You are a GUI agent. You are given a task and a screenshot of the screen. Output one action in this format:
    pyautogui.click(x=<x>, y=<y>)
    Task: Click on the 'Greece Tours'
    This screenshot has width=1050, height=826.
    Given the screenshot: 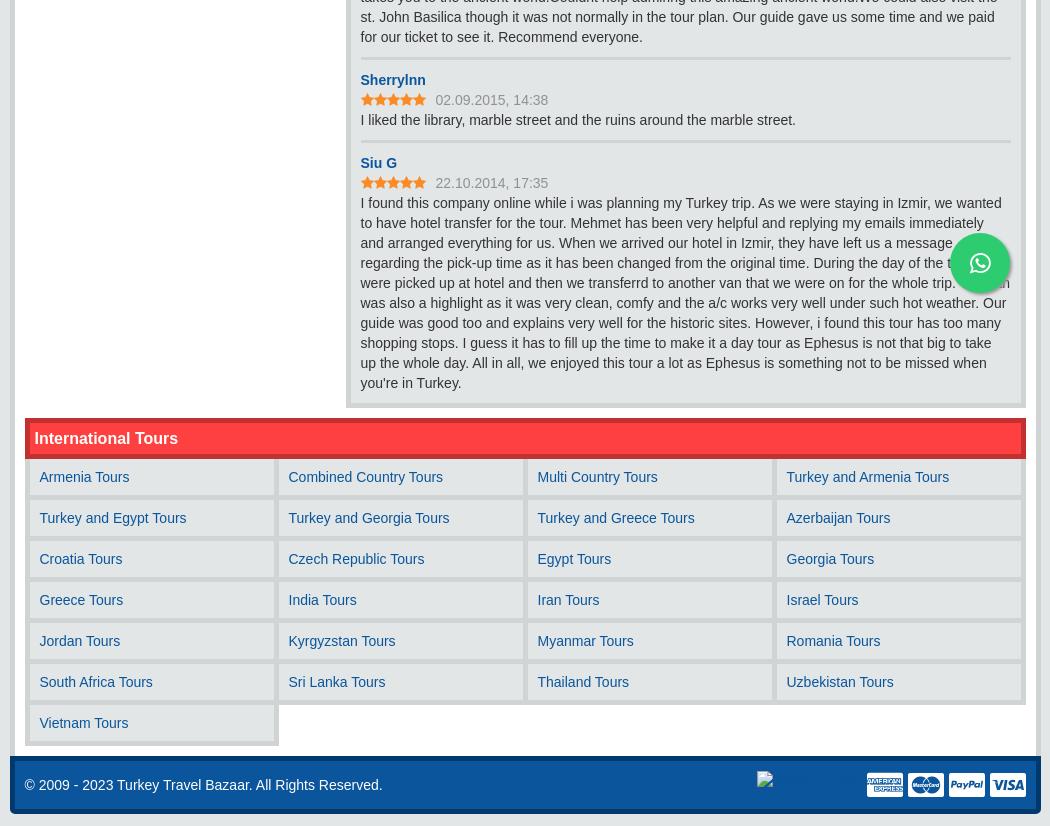 What is the action you would take?
    pyautogui.click(x=80, y=600)
    